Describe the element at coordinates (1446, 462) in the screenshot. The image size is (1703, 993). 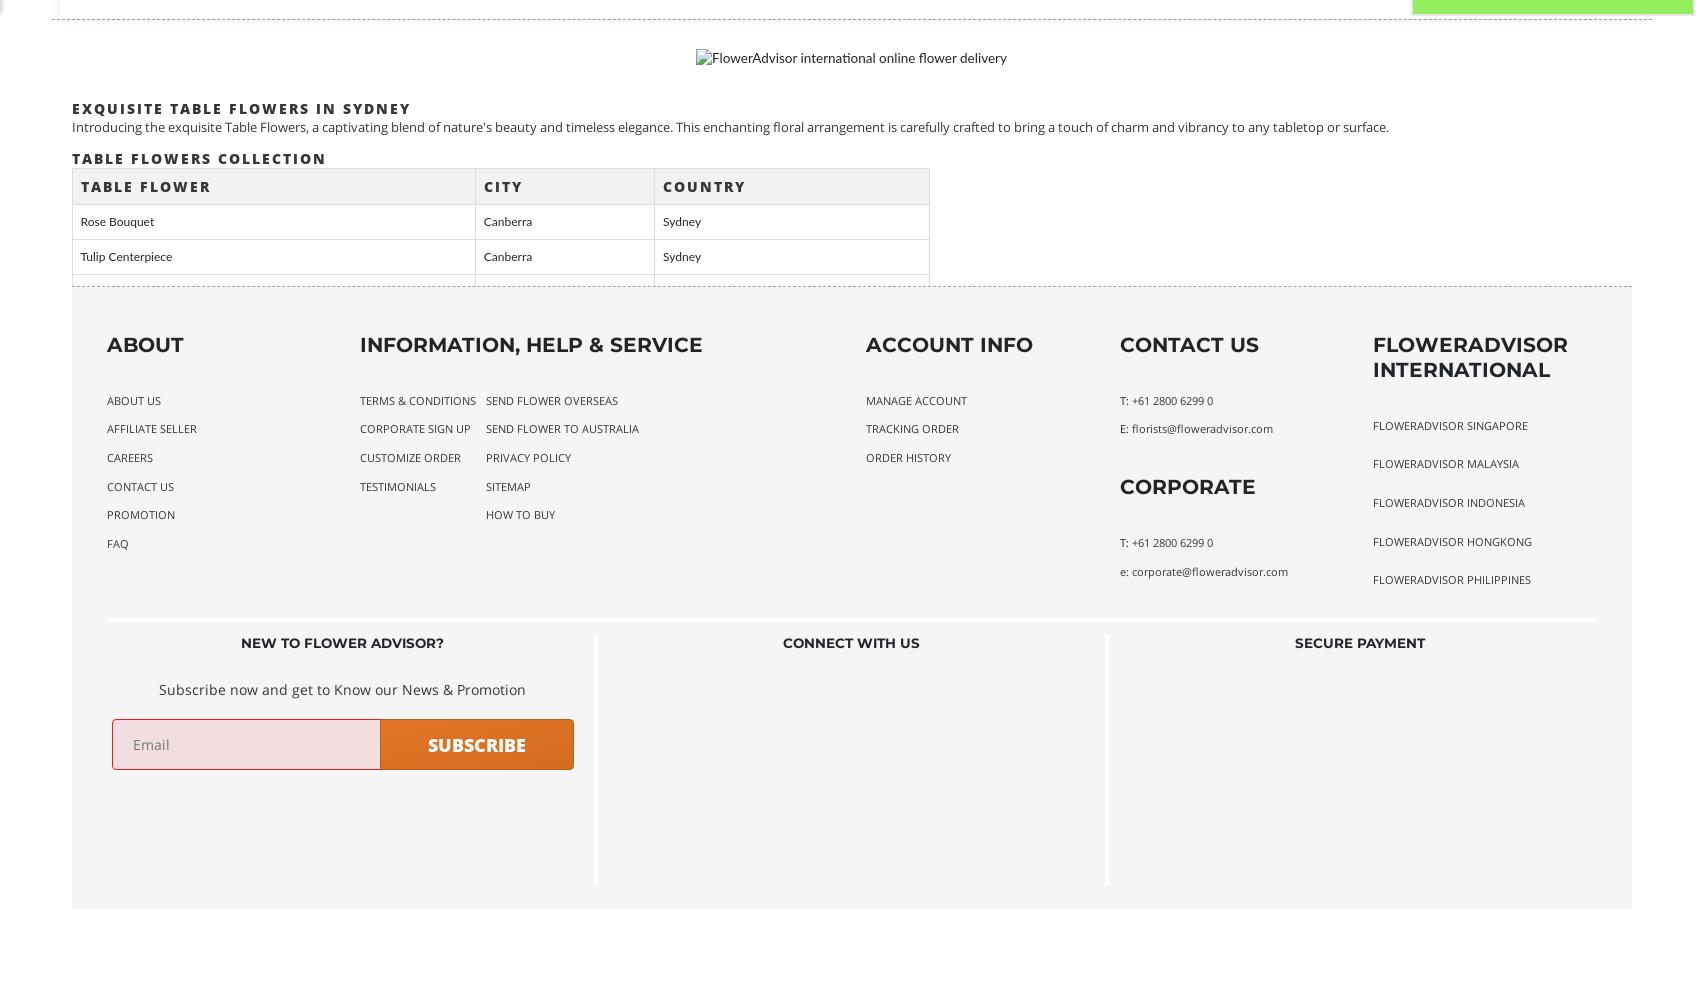
I see `'FlowerAdvisor MALAYSIA'` at that location.